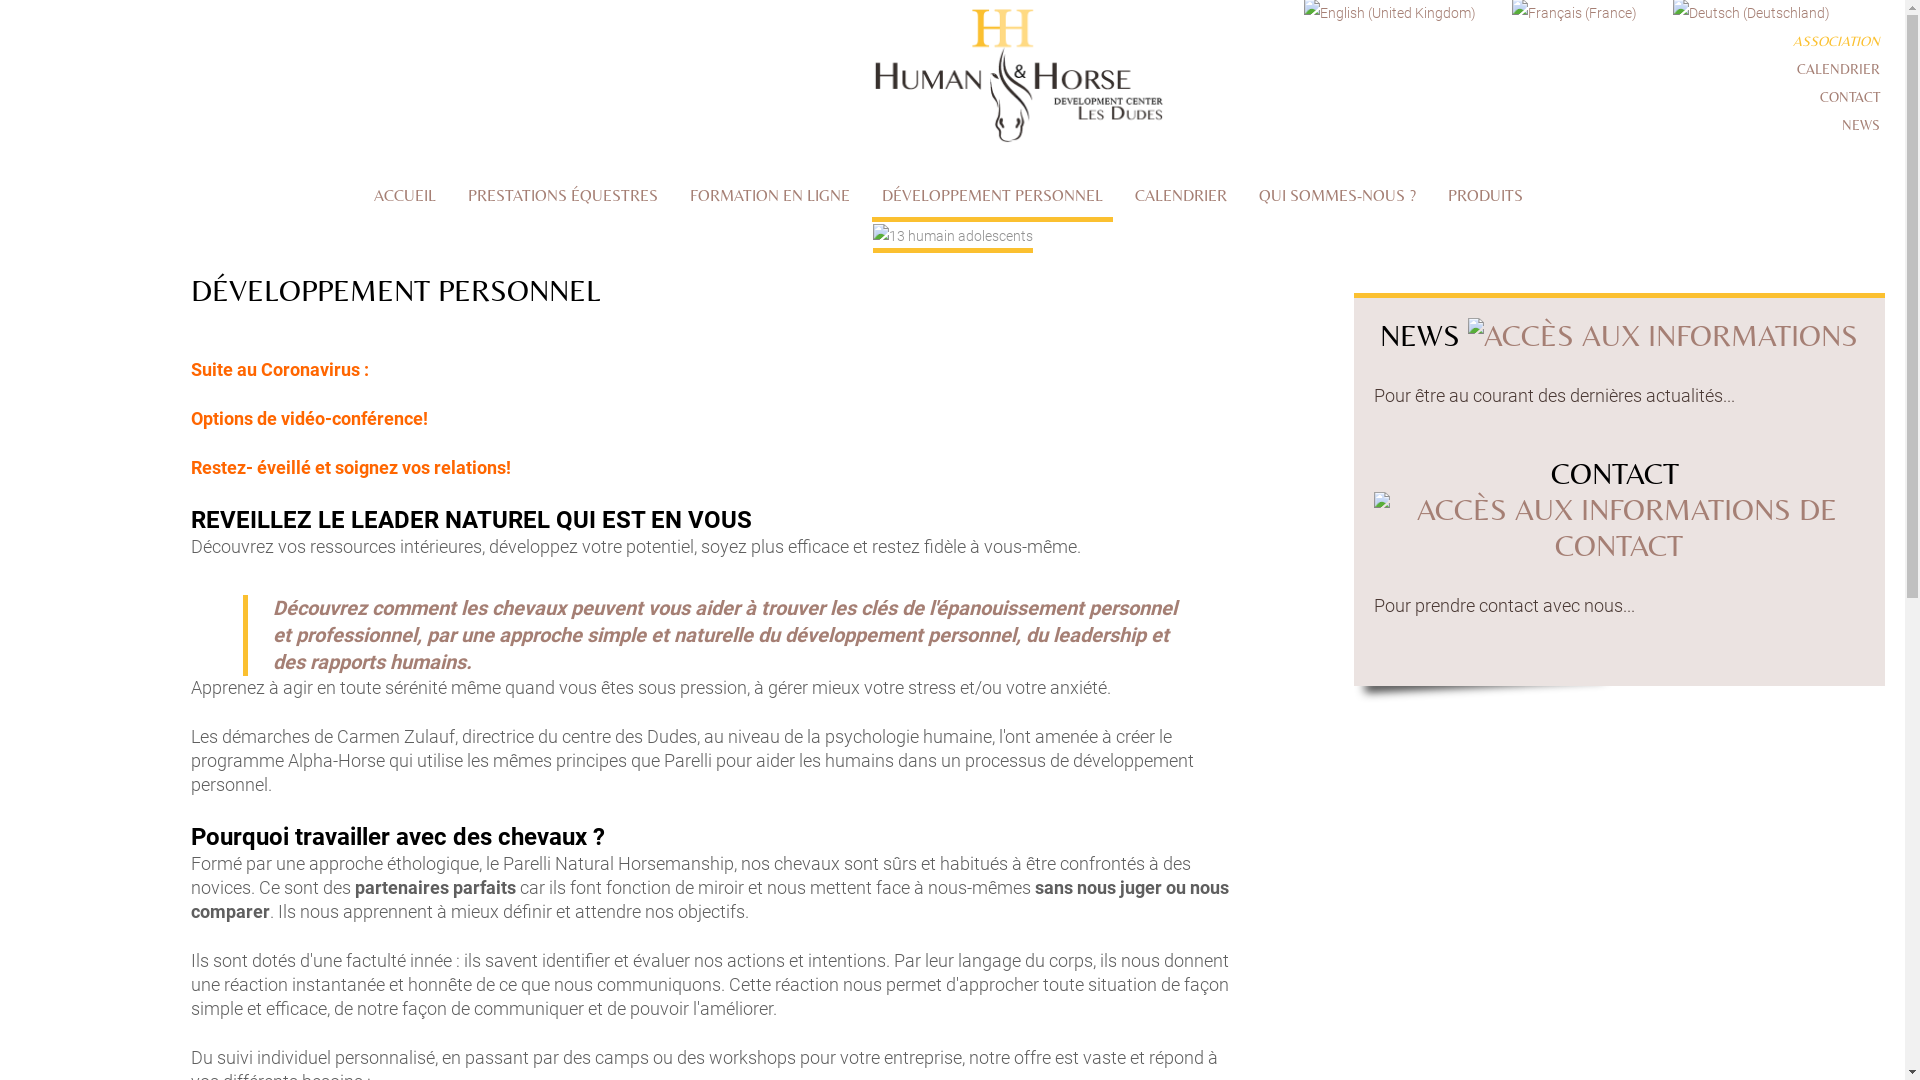  Describe the element at coordinates (1860, 124) in the screenshot. I see `'NEWS'` at that location.